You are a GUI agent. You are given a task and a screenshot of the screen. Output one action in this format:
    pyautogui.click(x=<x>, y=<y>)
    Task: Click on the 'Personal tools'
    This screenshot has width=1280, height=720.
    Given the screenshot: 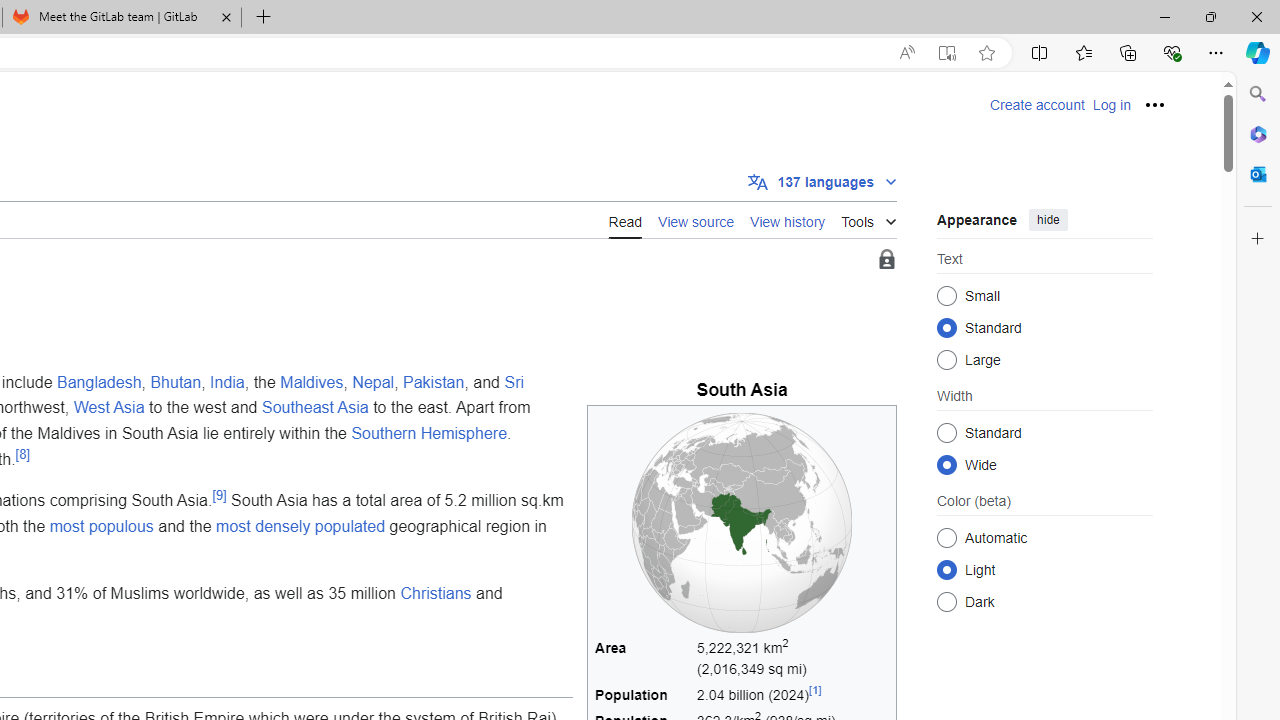 What is the action you would take?
    pyautogui.click(x=1155, y=105)
    